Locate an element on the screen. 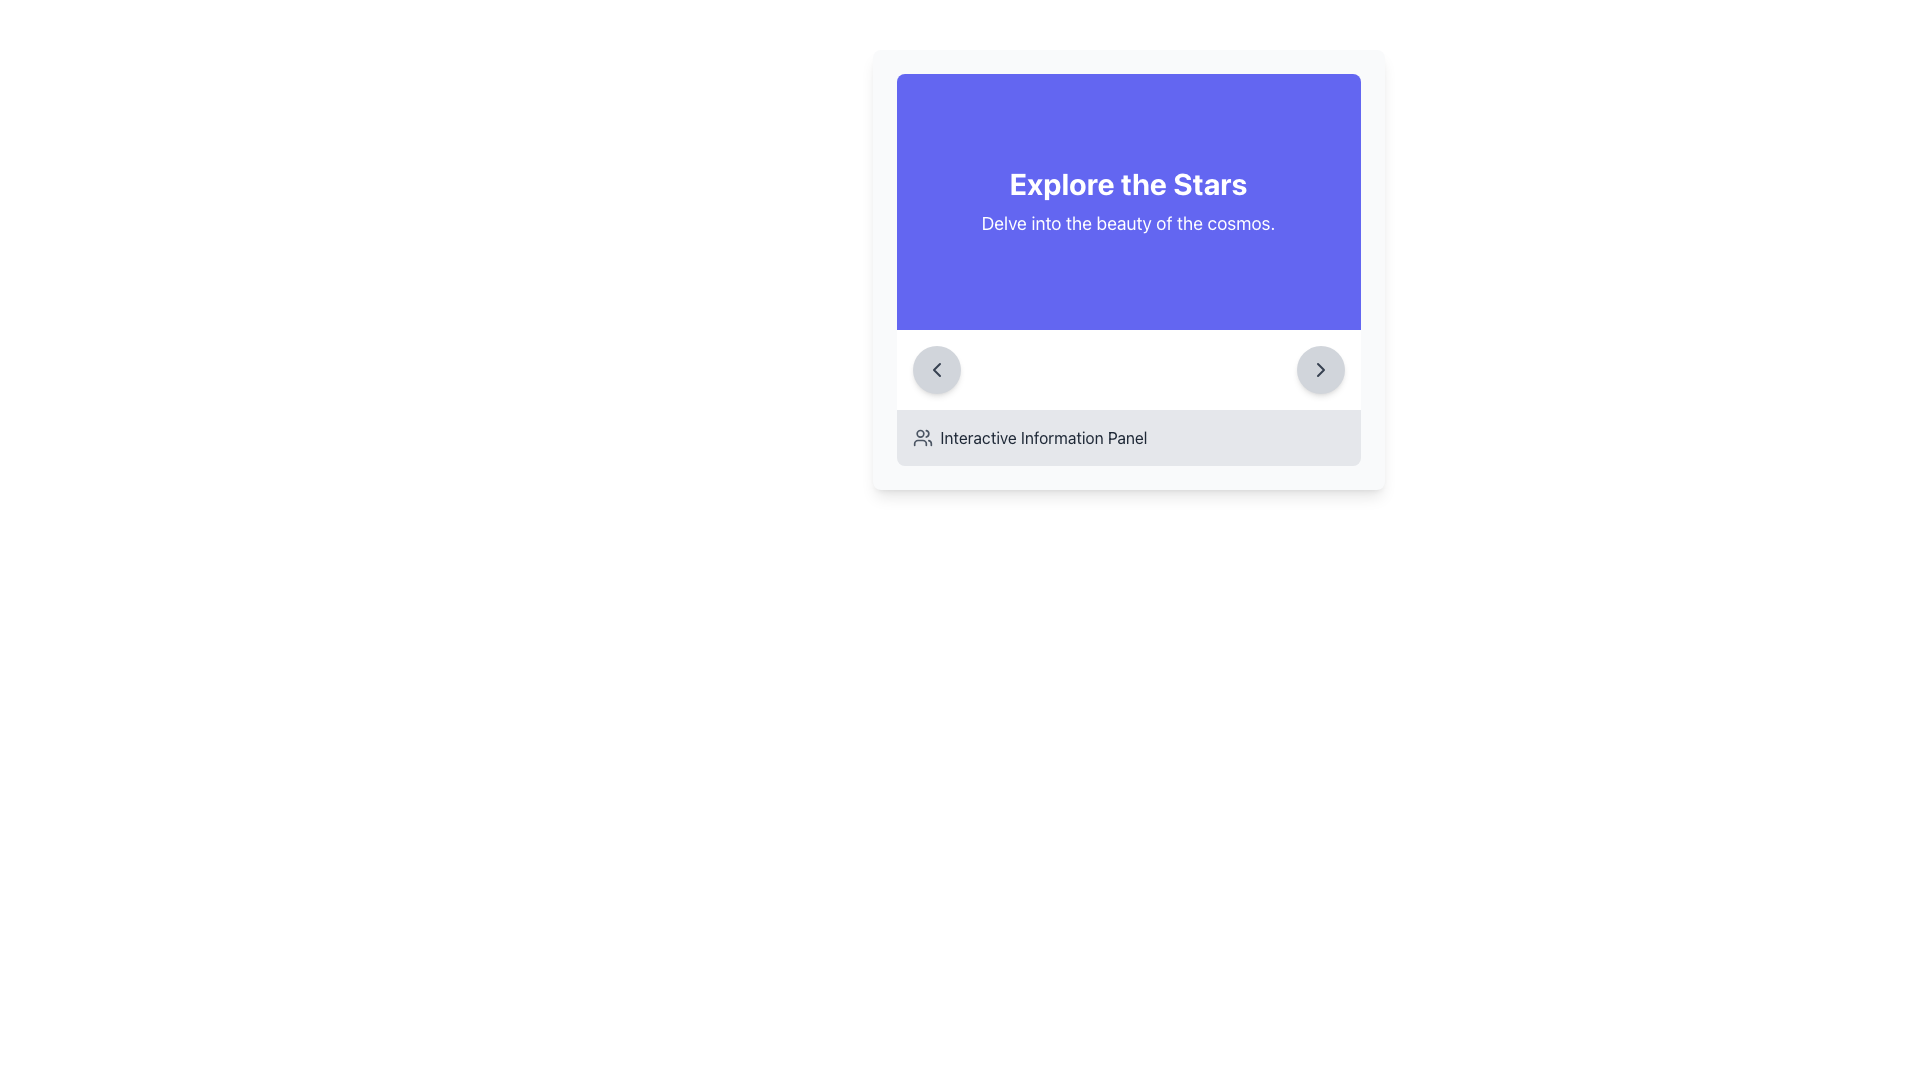 This screenshot has height=1080, width=1920. the left arrow SVG icon element nested within the circular button located at the bottom-left corner of the content card is located at coordinates (935, 370).